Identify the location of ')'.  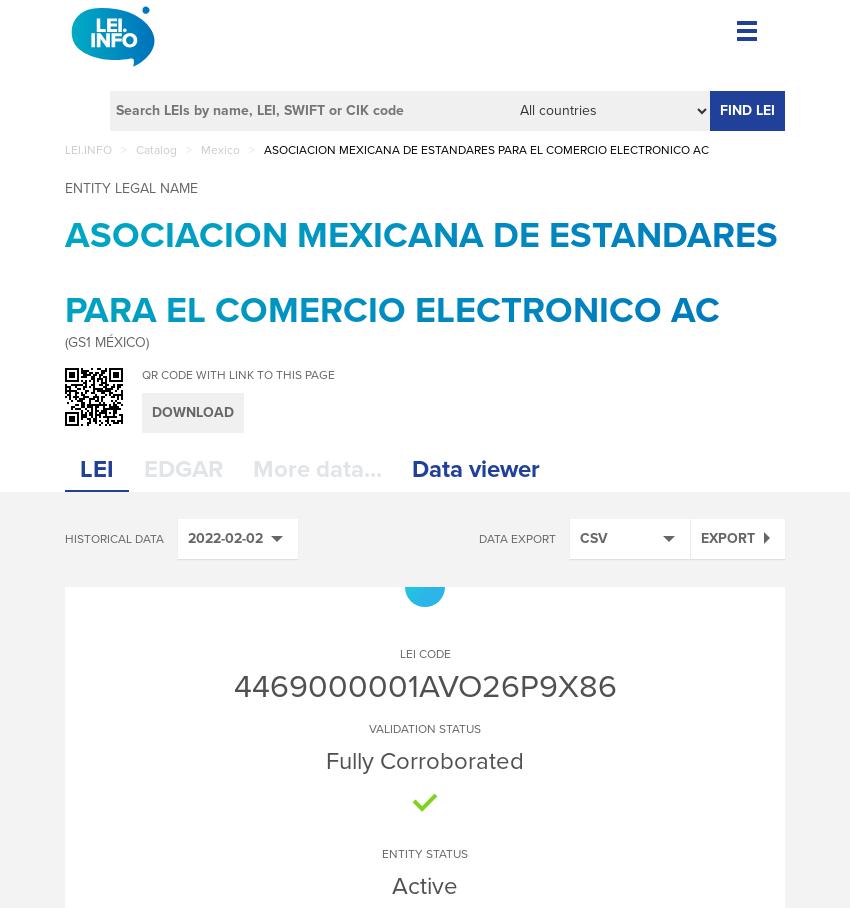
(146, 342).